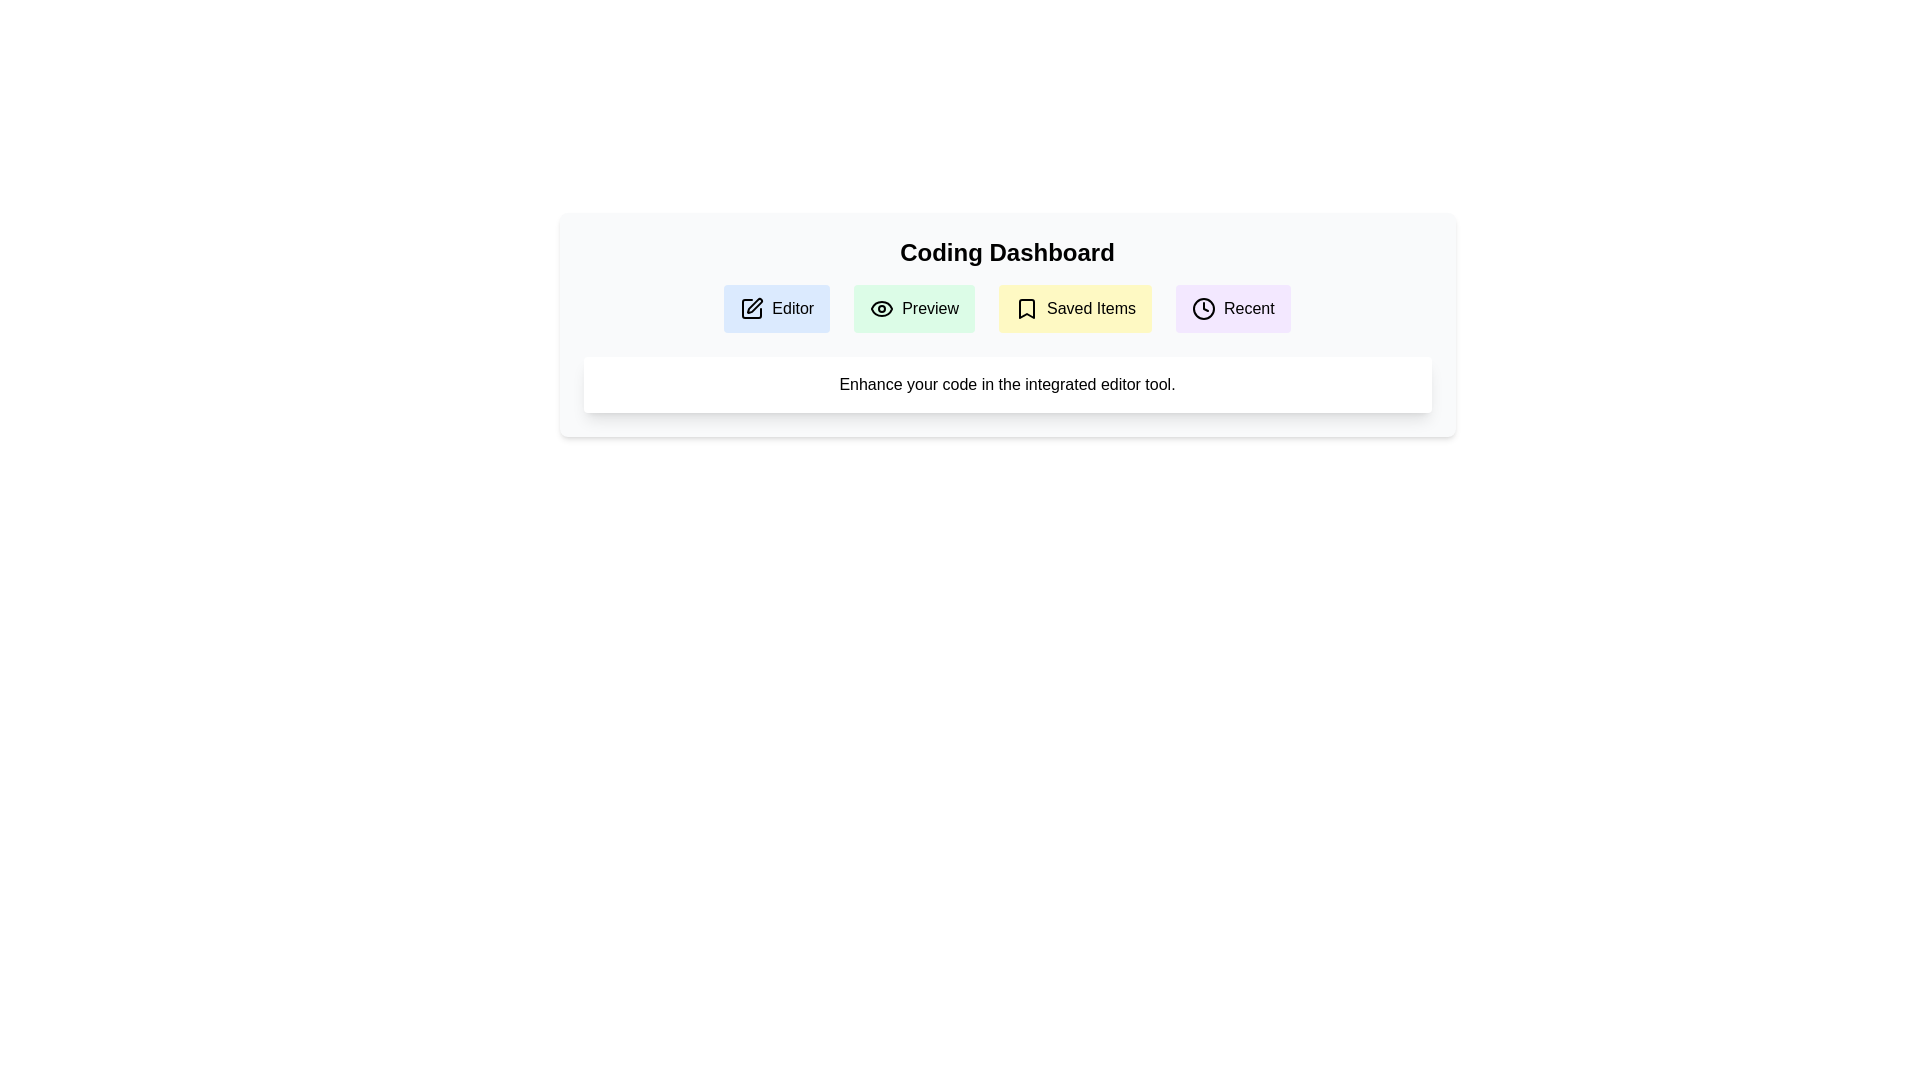 The width and height of the screenshot is (1920, 1080). What do you see at coordinates (1027, 308) in the screenshot?
I see `the bookmark icon within the 'Saved Items' button` at bounding box center [1027, 308].